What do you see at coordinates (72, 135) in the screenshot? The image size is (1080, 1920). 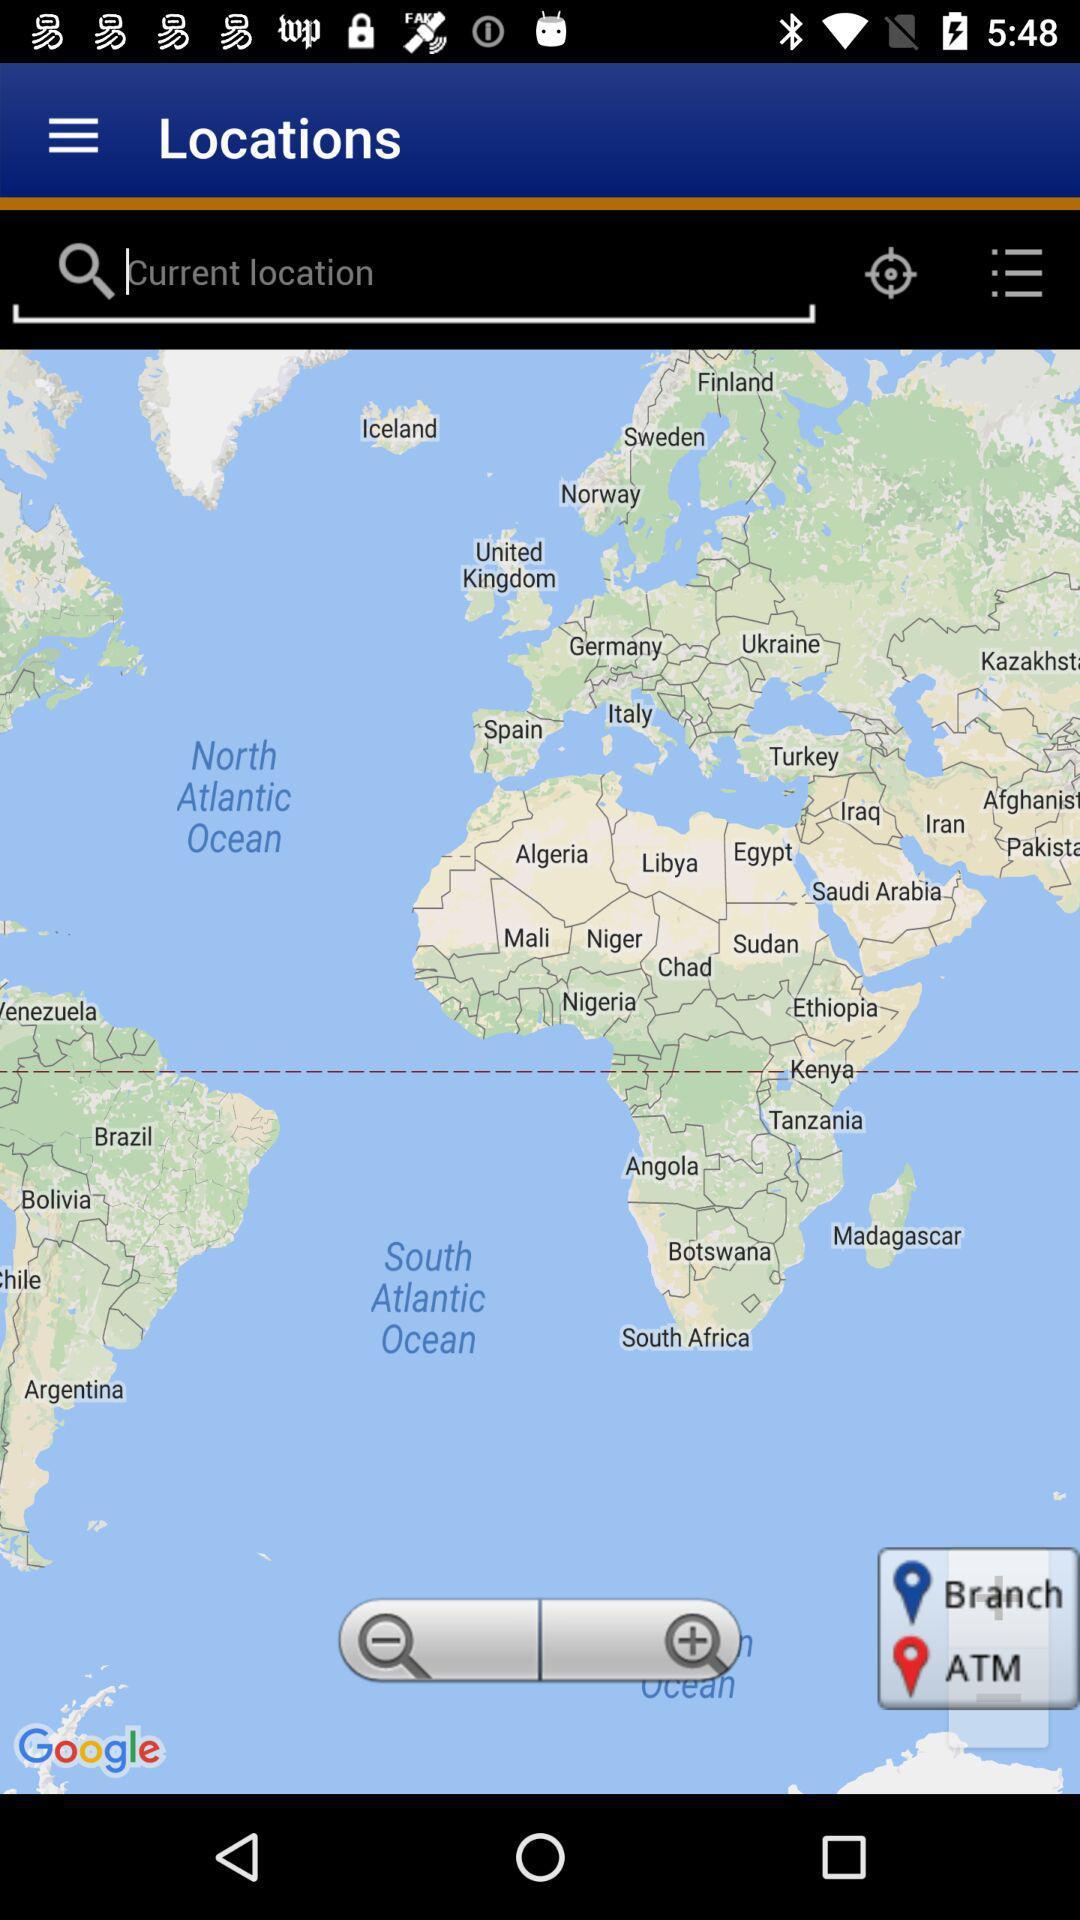 I see `the item to the left of locations icon` at bounding box center [72, 135].